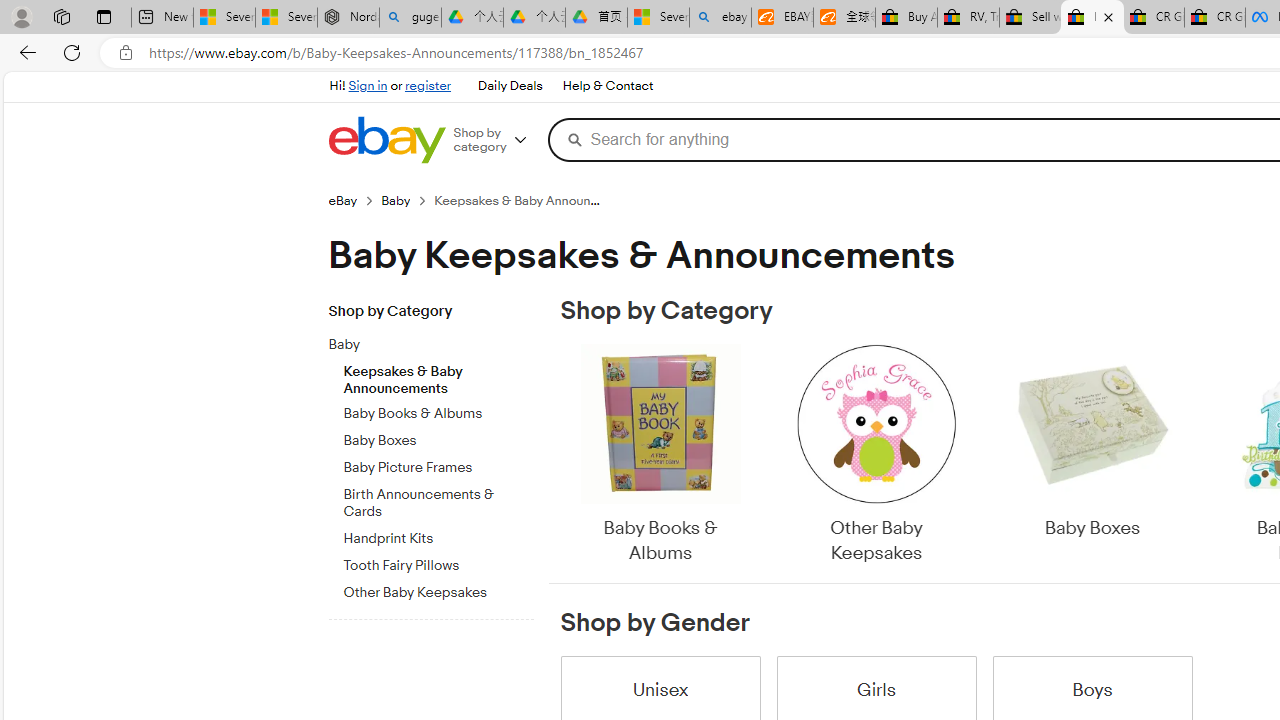 The width and height of the screenshot is (1280, 720). I want to click on 'Sign in', so click(368, 85).